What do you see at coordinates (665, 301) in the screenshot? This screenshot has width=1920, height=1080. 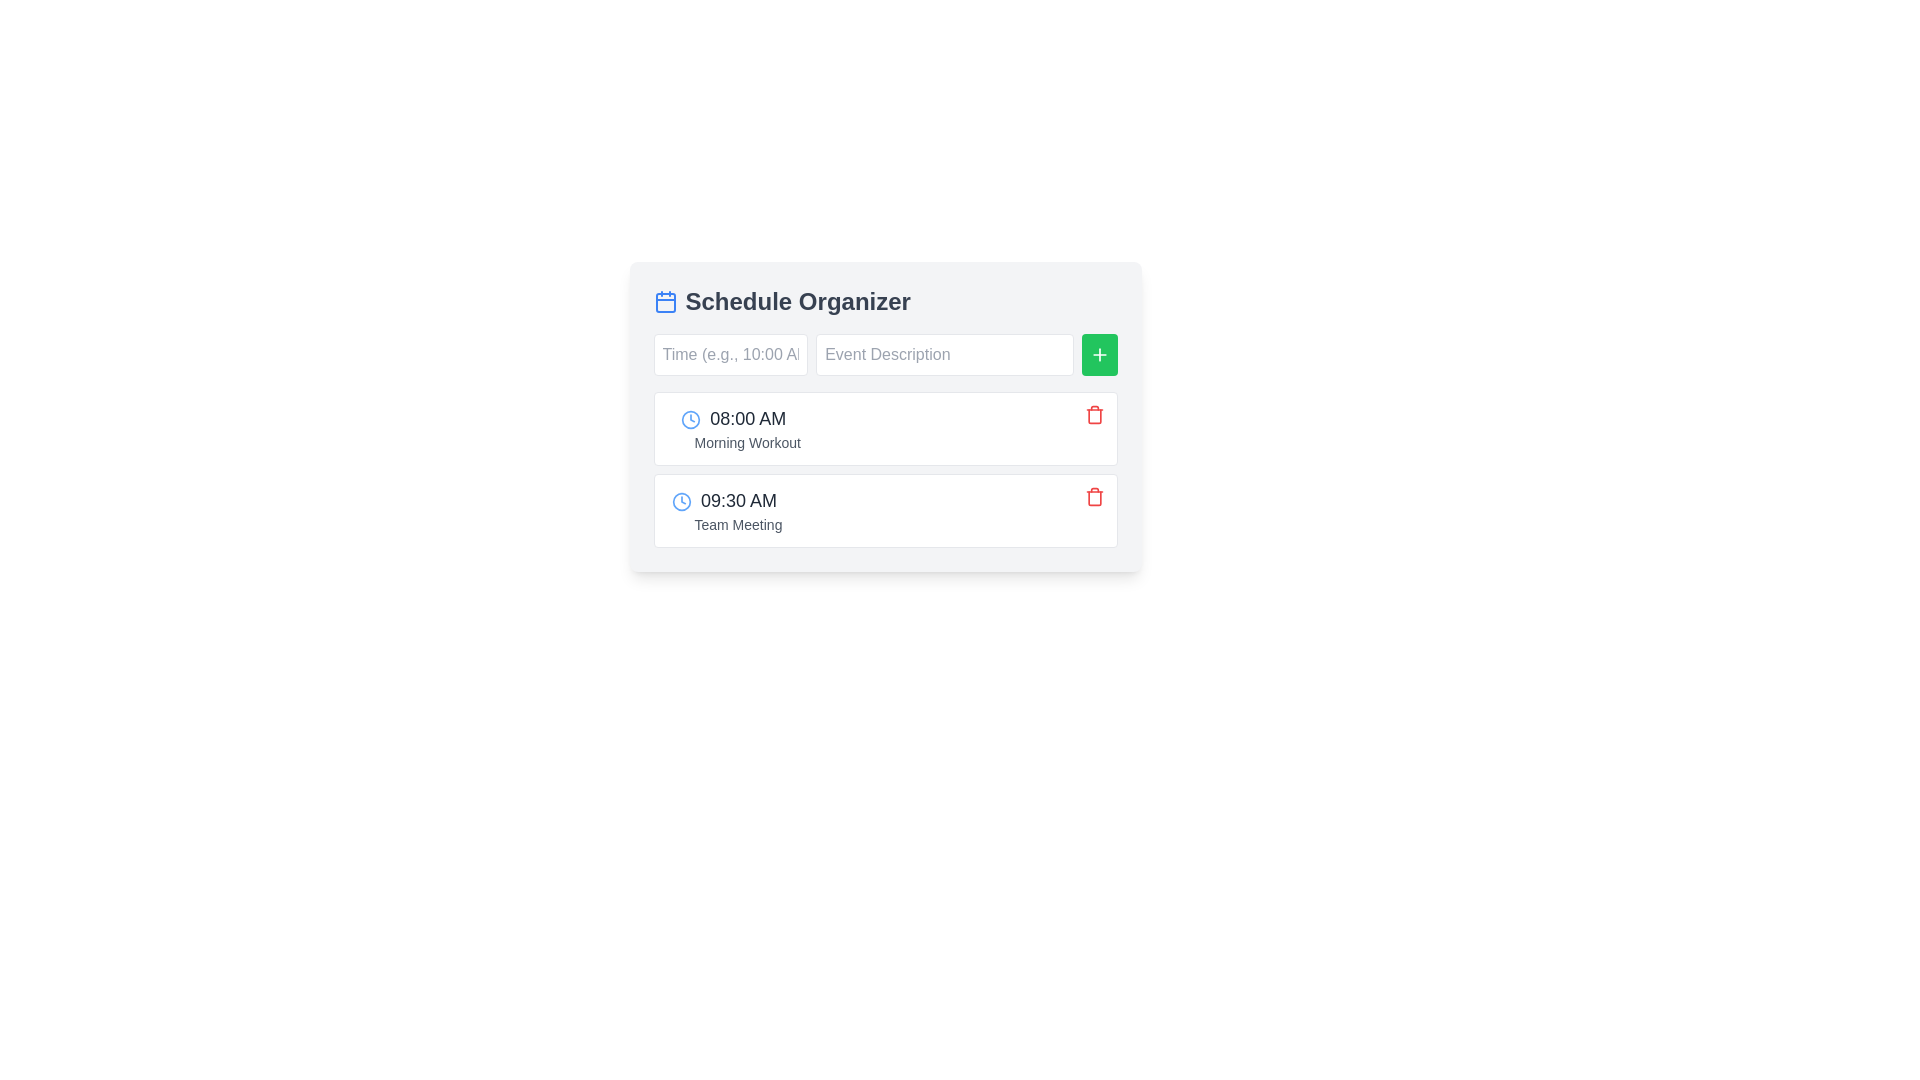 I see `the icon located to the left of the 'Schedule Organizer' heading, which serves as a visual cue for the scheduling interface` at bounding box center [665, 301].